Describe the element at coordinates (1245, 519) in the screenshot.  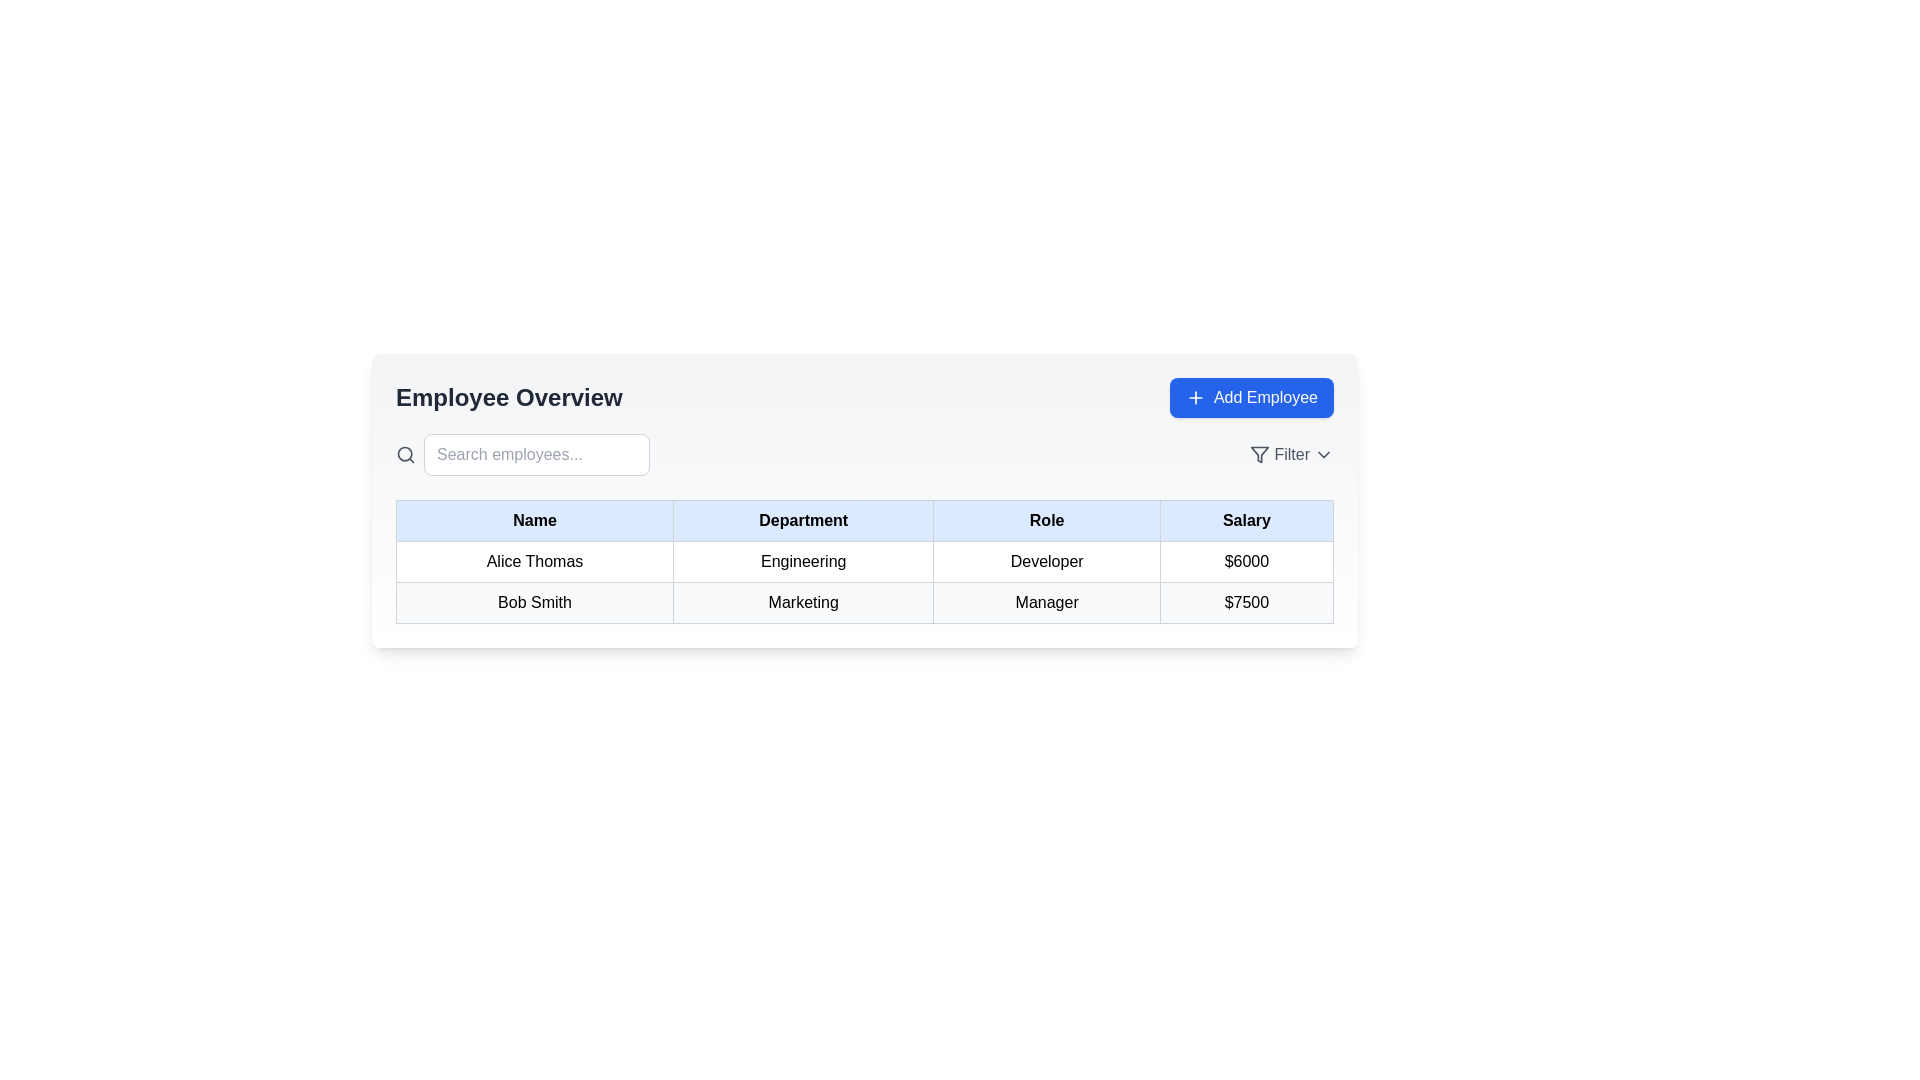
I see `the table header cell labeled 'Salary' which is the fourth cell in the header row with a light blue background and bold centered text` at that location.